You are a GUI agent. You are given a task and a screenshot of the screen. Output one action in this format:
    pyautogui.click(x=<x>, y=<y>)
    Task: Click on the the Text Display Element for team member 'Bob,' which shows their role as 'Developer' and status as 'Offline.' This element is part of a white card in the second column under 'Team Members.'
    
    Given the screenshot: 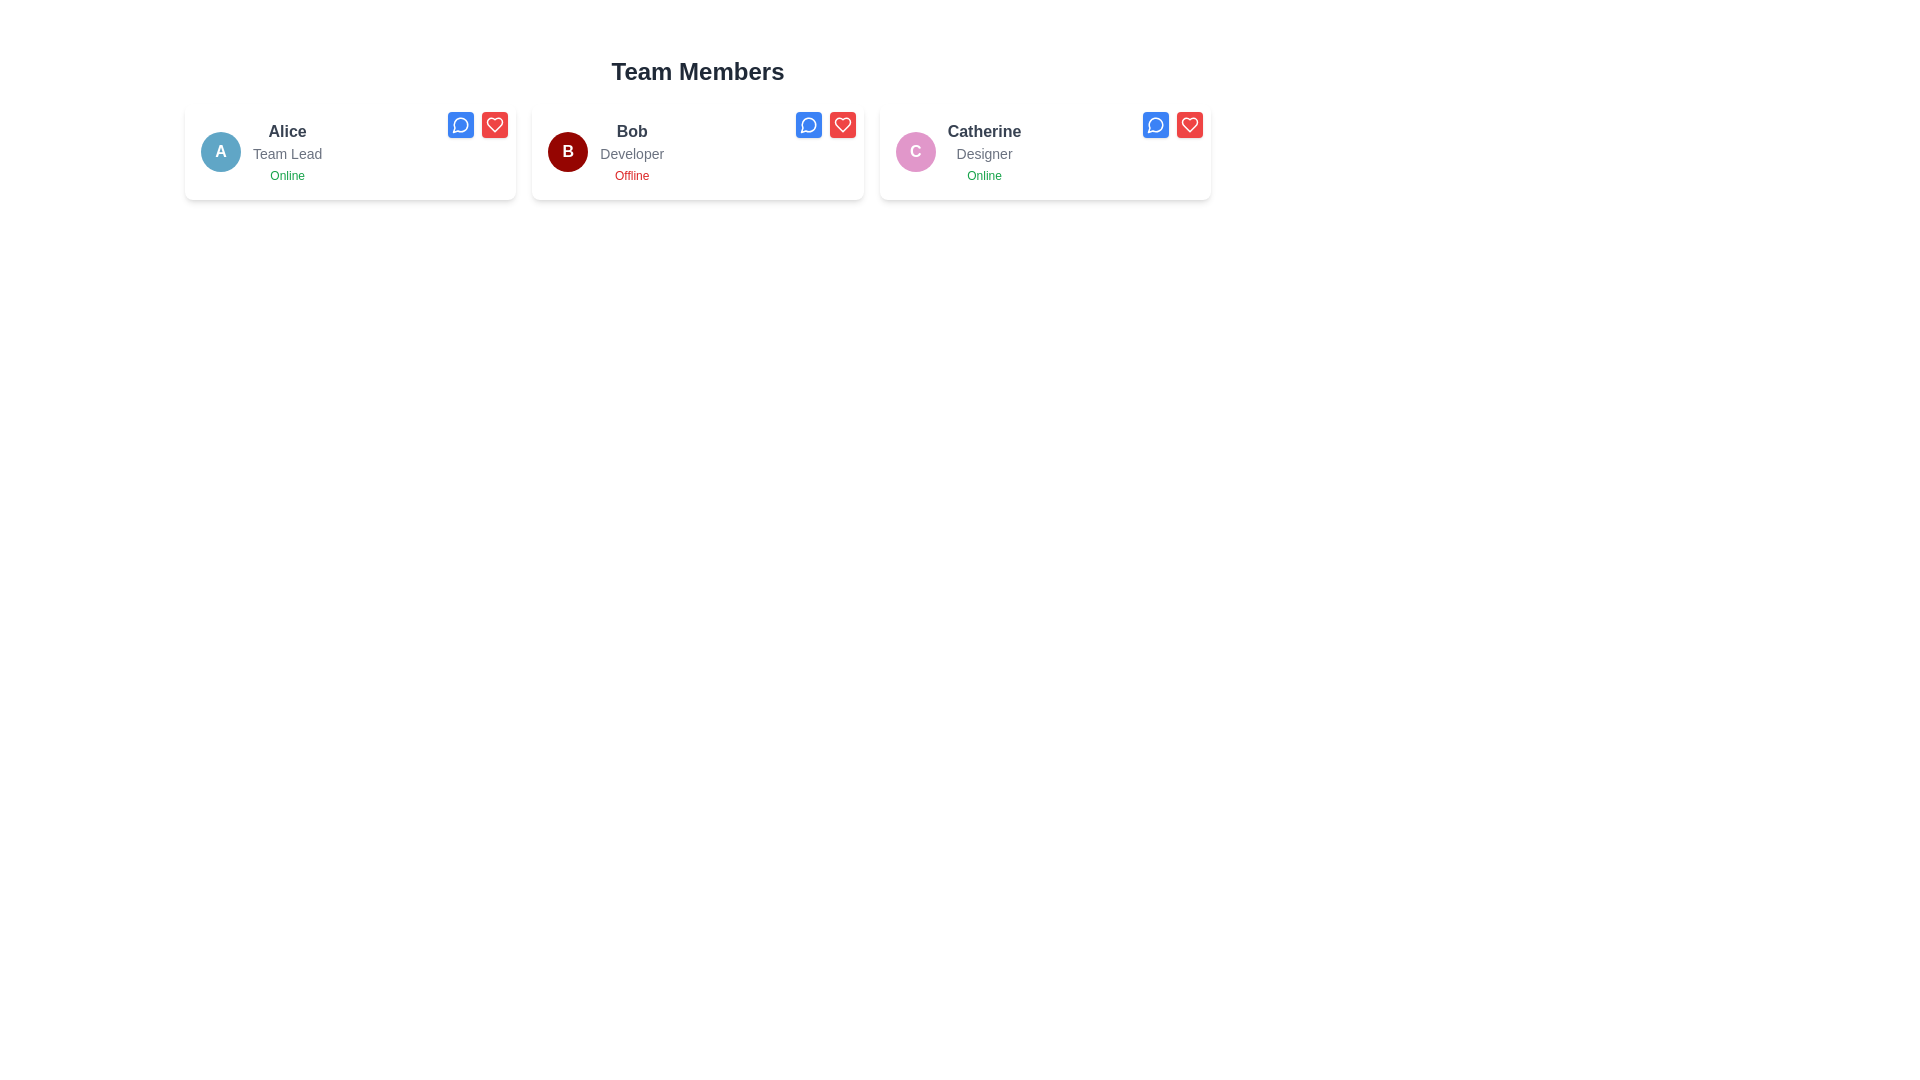 What is the action you would take?
    pyautogui.click(x=631, y=150)
    